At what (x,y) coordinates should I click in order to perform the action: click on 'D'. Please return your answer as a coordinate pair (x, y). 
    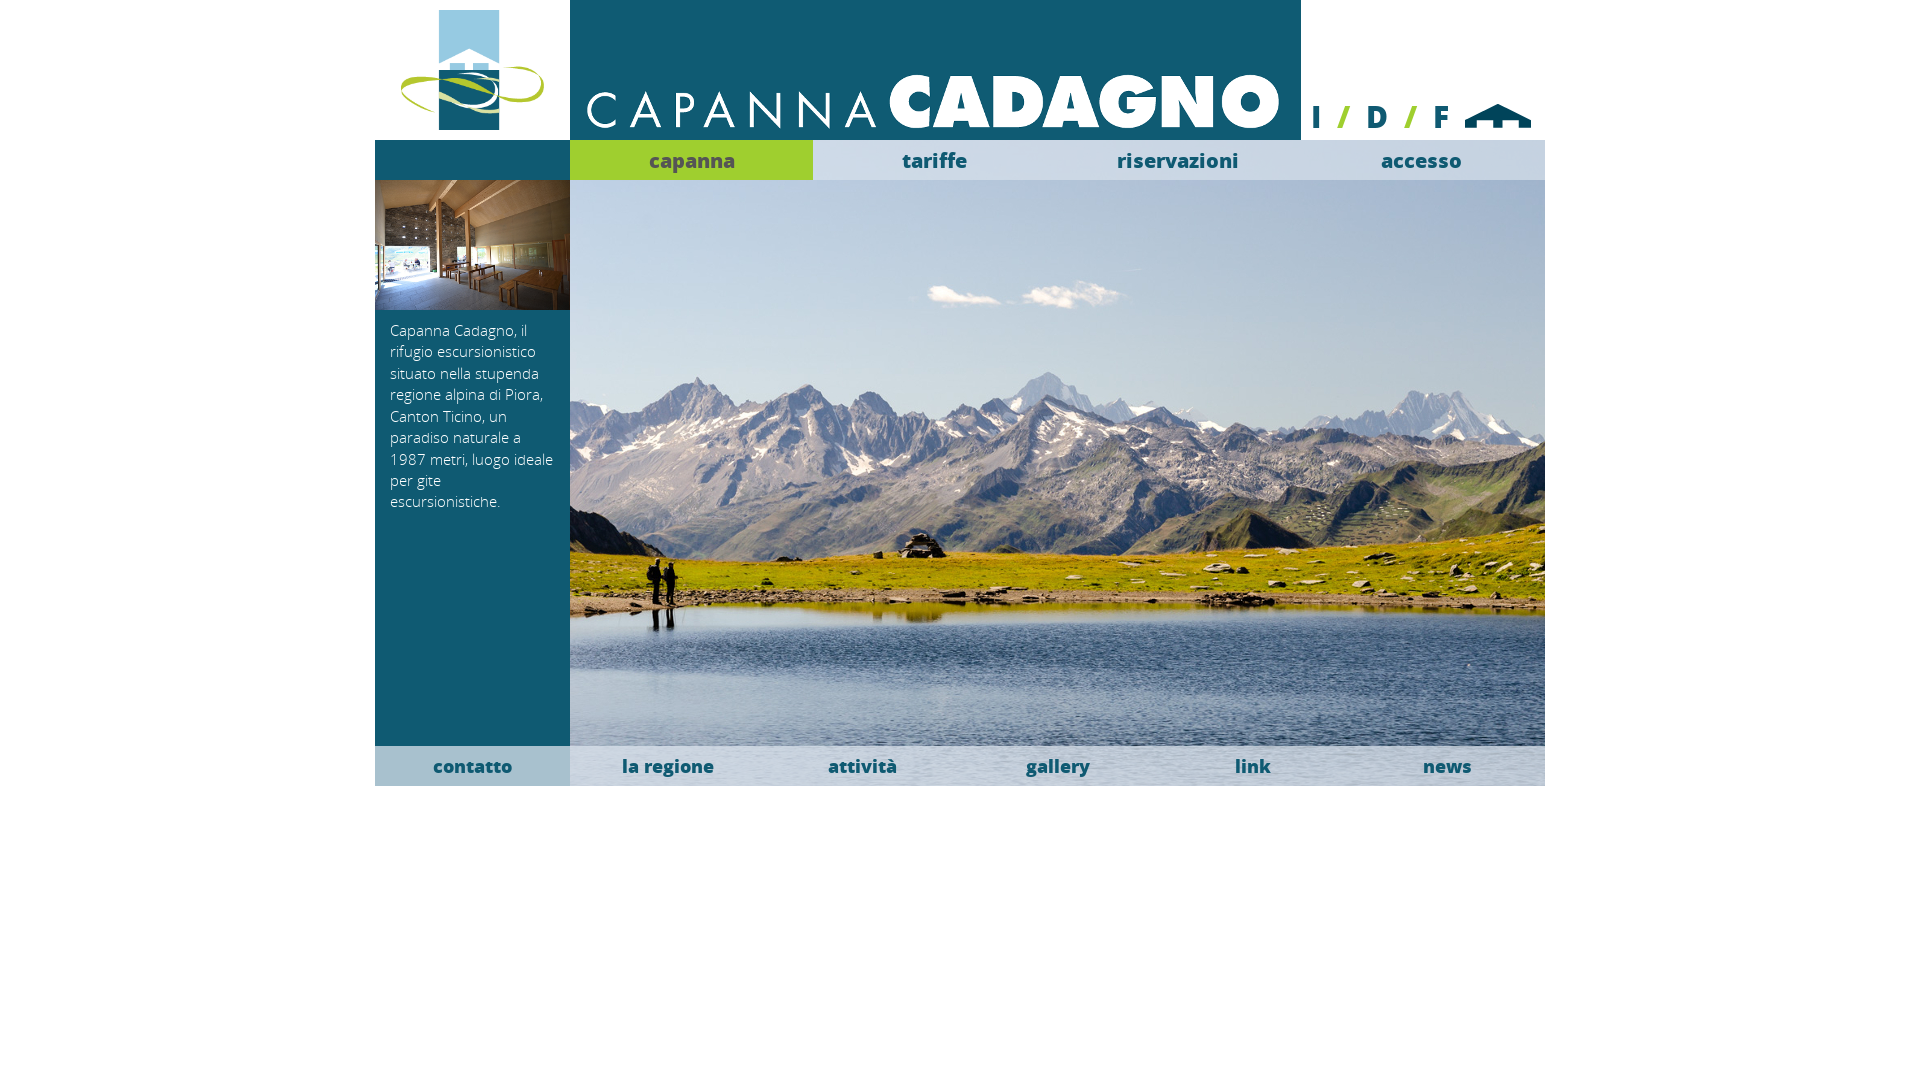
    Looking at the image, I should click on (1376, 115).